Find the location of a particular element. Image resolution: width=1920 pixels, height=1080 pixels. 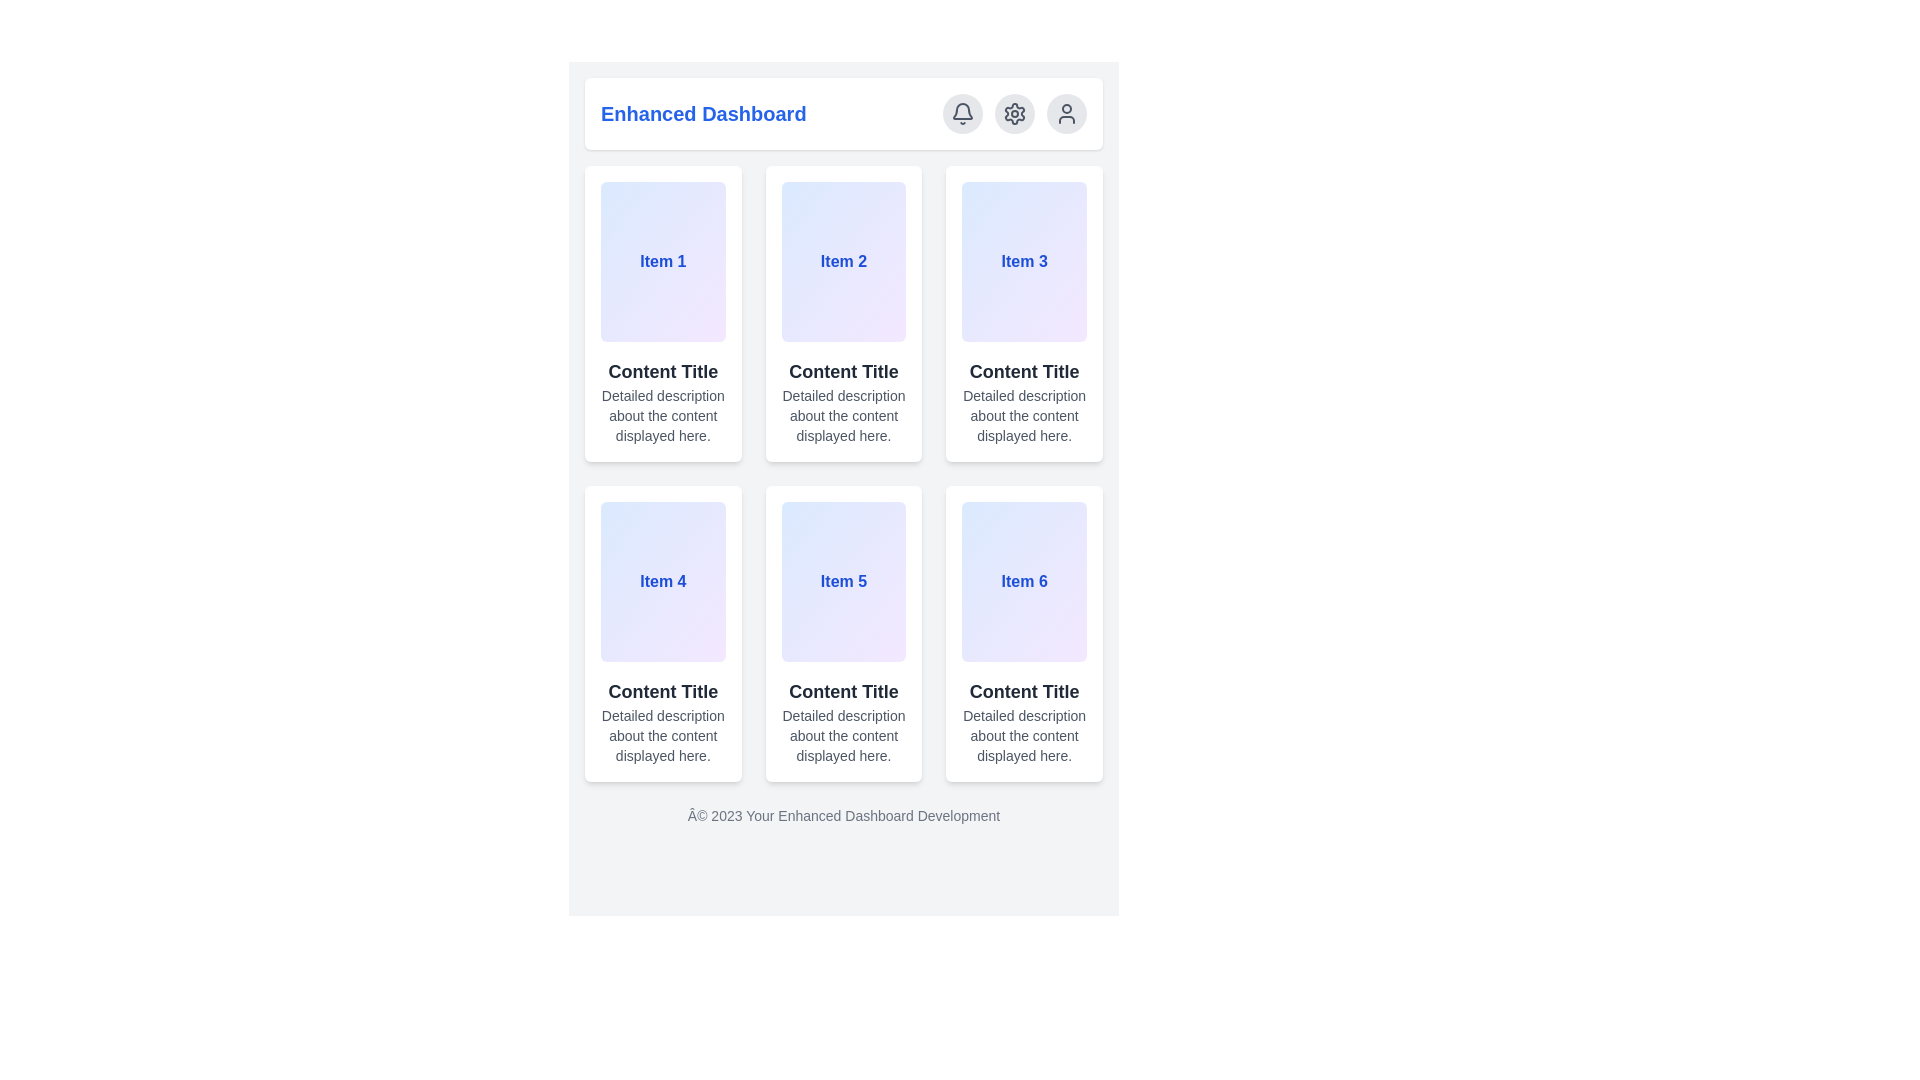

the Informational Card that displays 'Item 4' and its content, located in the second row, first column of the dashboard interface is located at coordinates (663, 633).